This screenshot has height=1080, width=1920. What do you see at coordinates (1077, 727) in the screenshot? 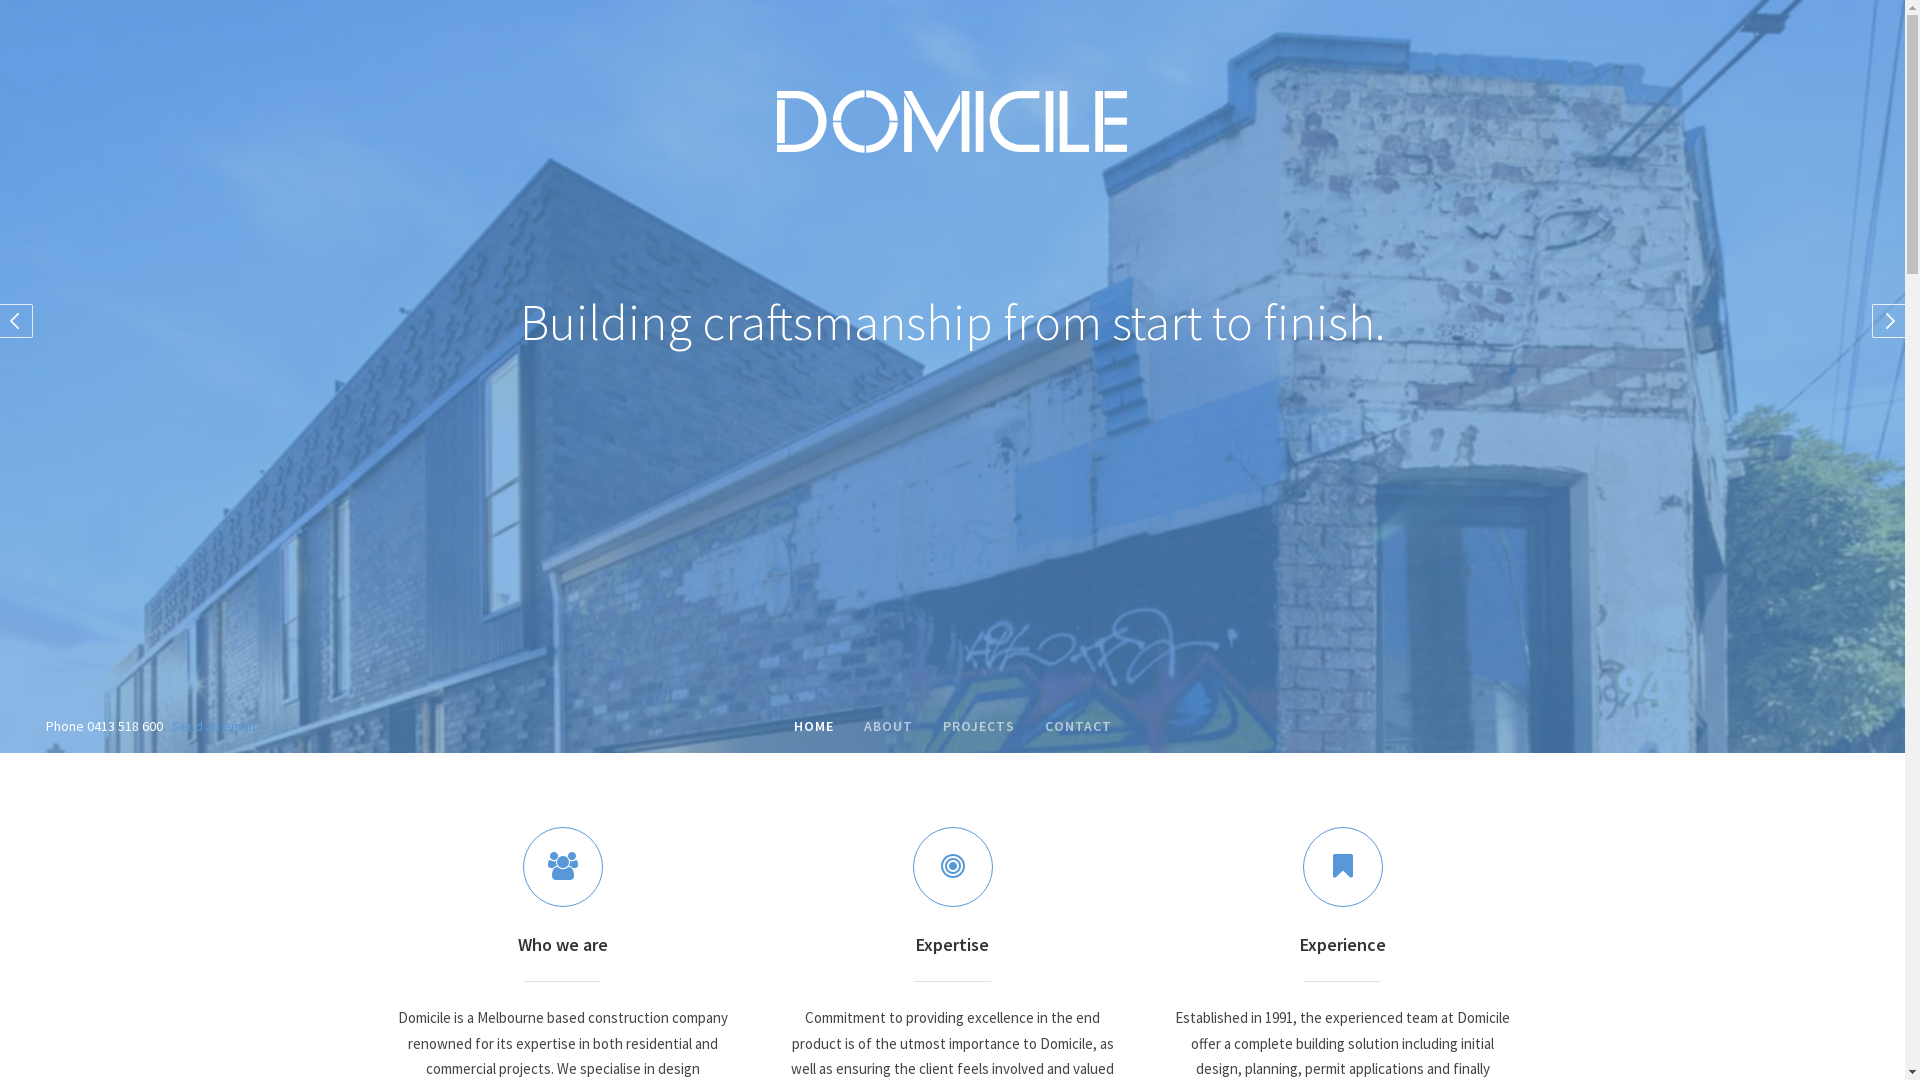
I see `'CONTACT'` at bounding box center [1077, 727].